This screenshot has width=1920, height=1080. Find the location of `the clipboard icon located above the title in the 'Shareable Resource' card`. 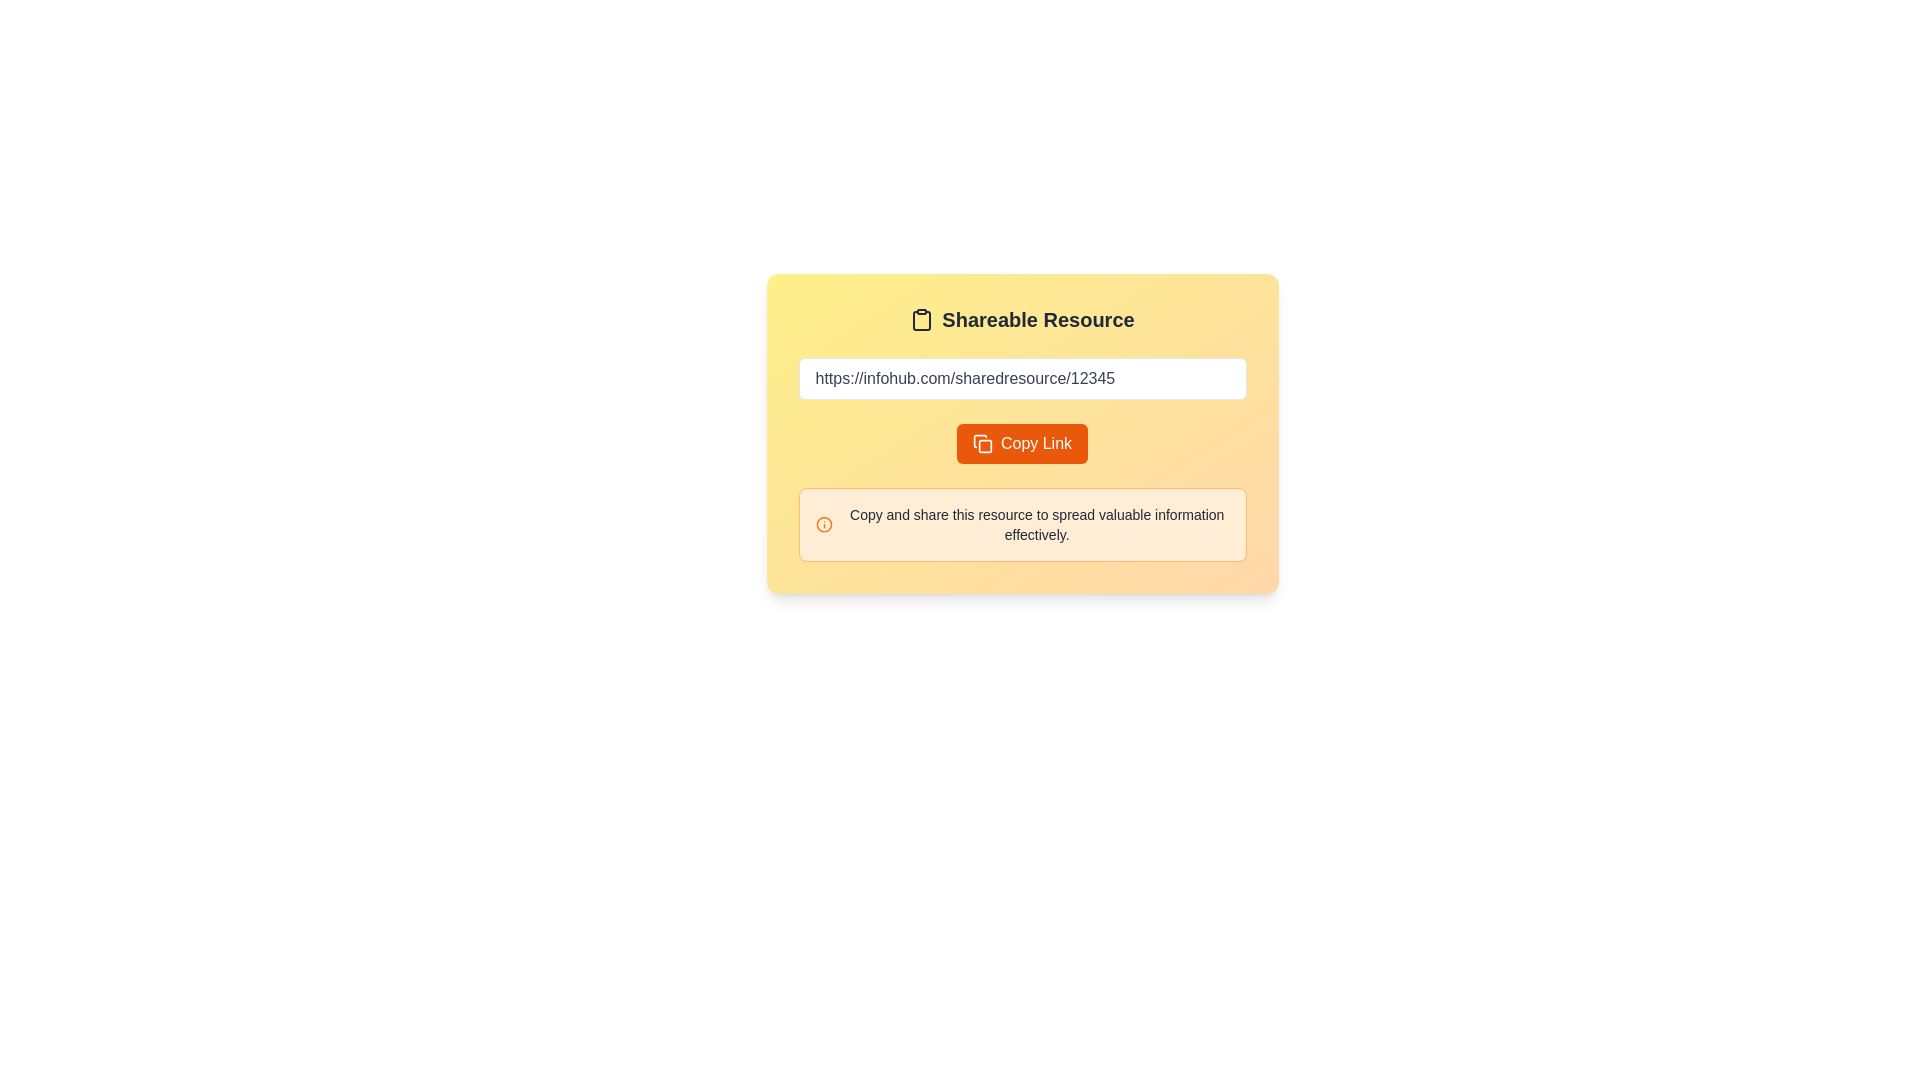

the clipboard icon located above the title in the 'Shareable Resource' card is located at coordinates (921, 319).